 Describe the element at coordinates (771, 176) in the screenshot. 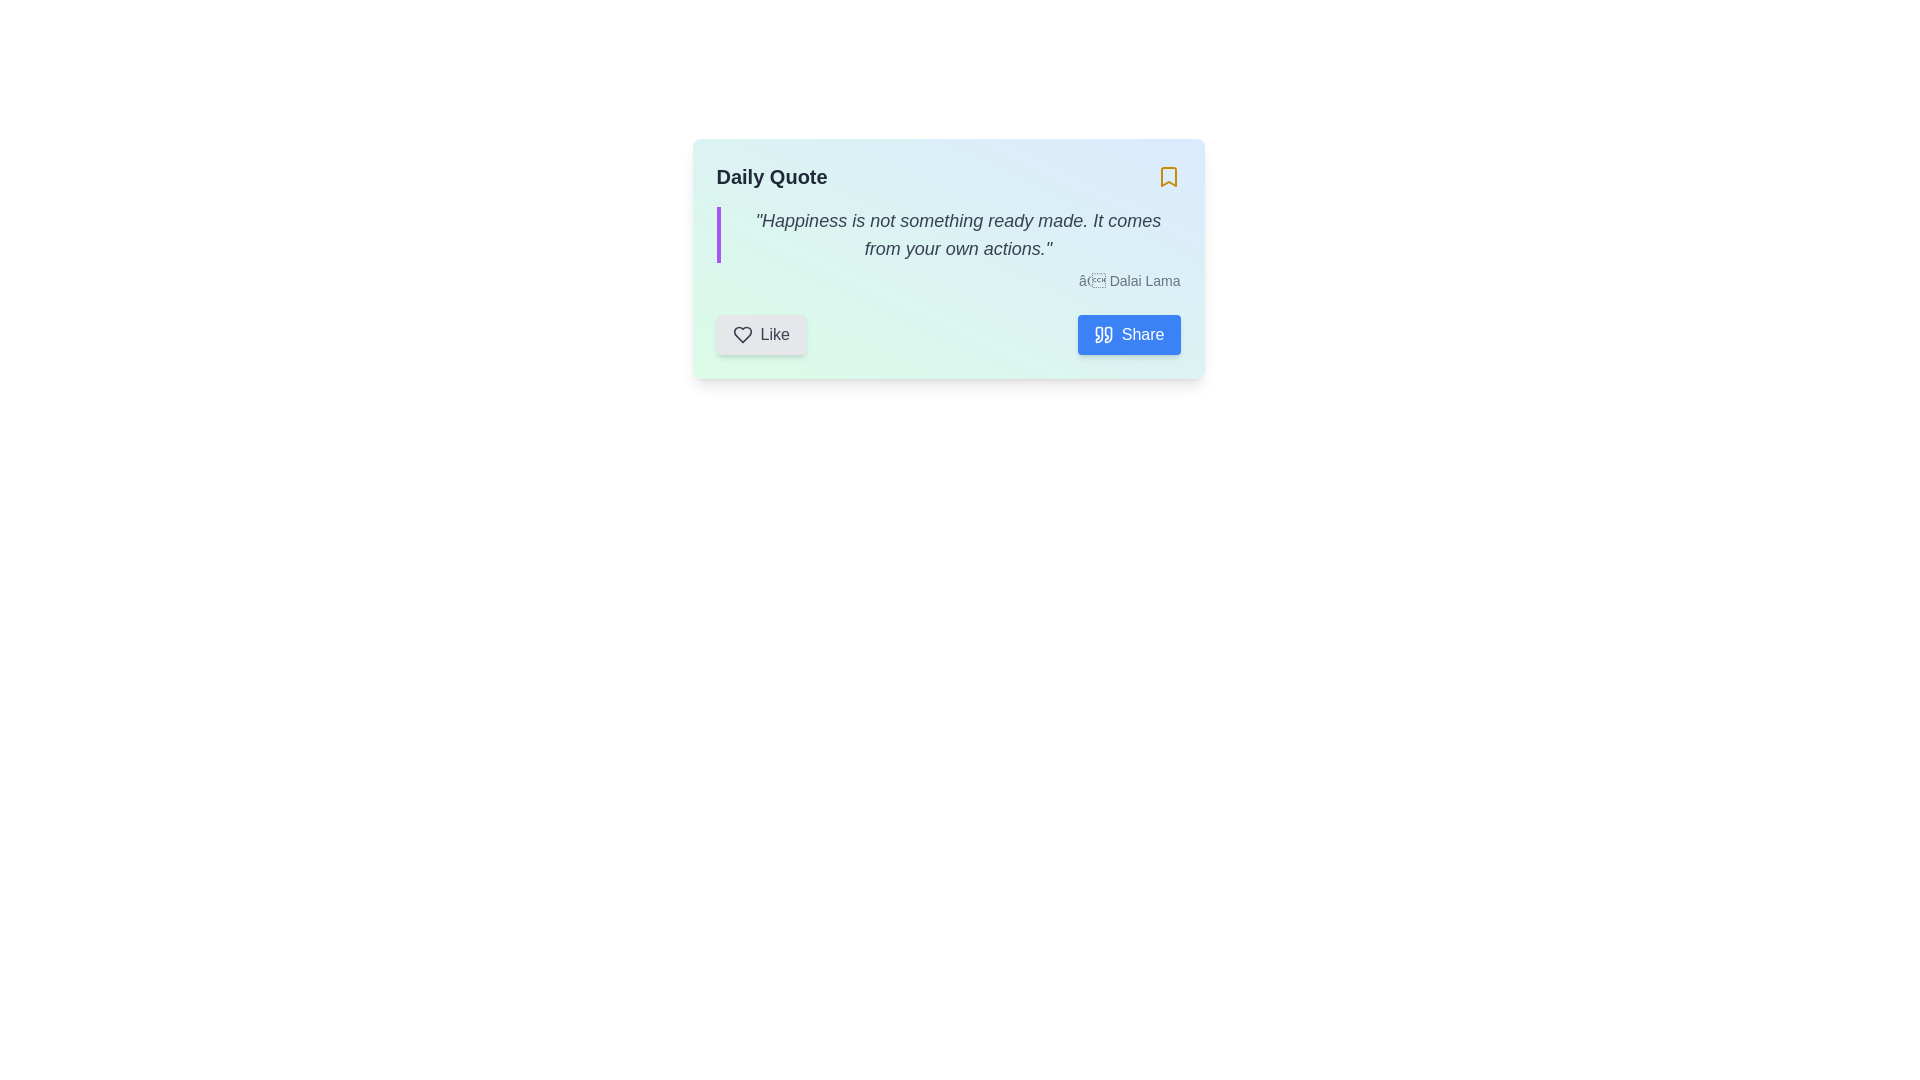

I see `the text label that serves as a heading or title for the content below, located at the top-left corner of the interface` at that location.